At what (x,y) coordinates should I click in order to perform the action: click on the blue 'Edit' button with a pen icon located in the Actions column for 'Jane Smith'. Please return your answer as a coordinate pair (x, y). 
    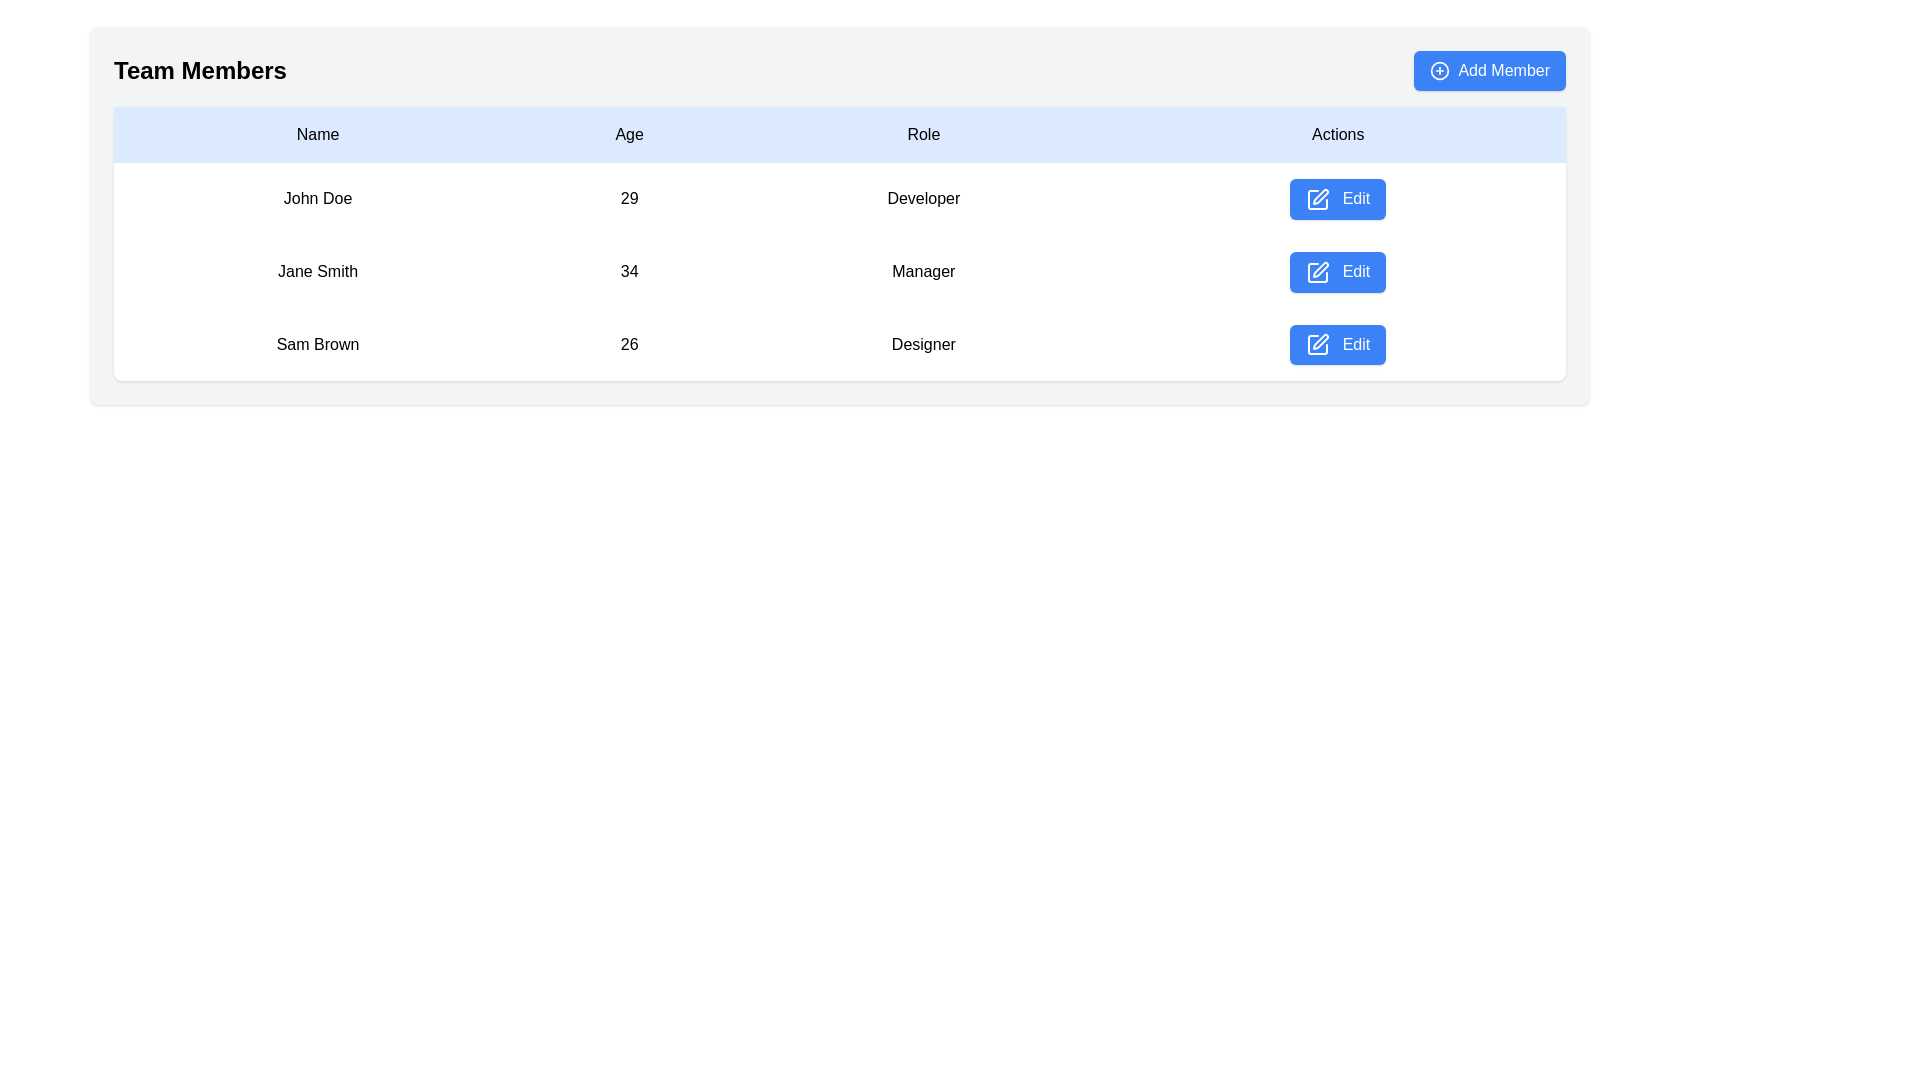
    Looking at the image, I should click on (1338, 272).